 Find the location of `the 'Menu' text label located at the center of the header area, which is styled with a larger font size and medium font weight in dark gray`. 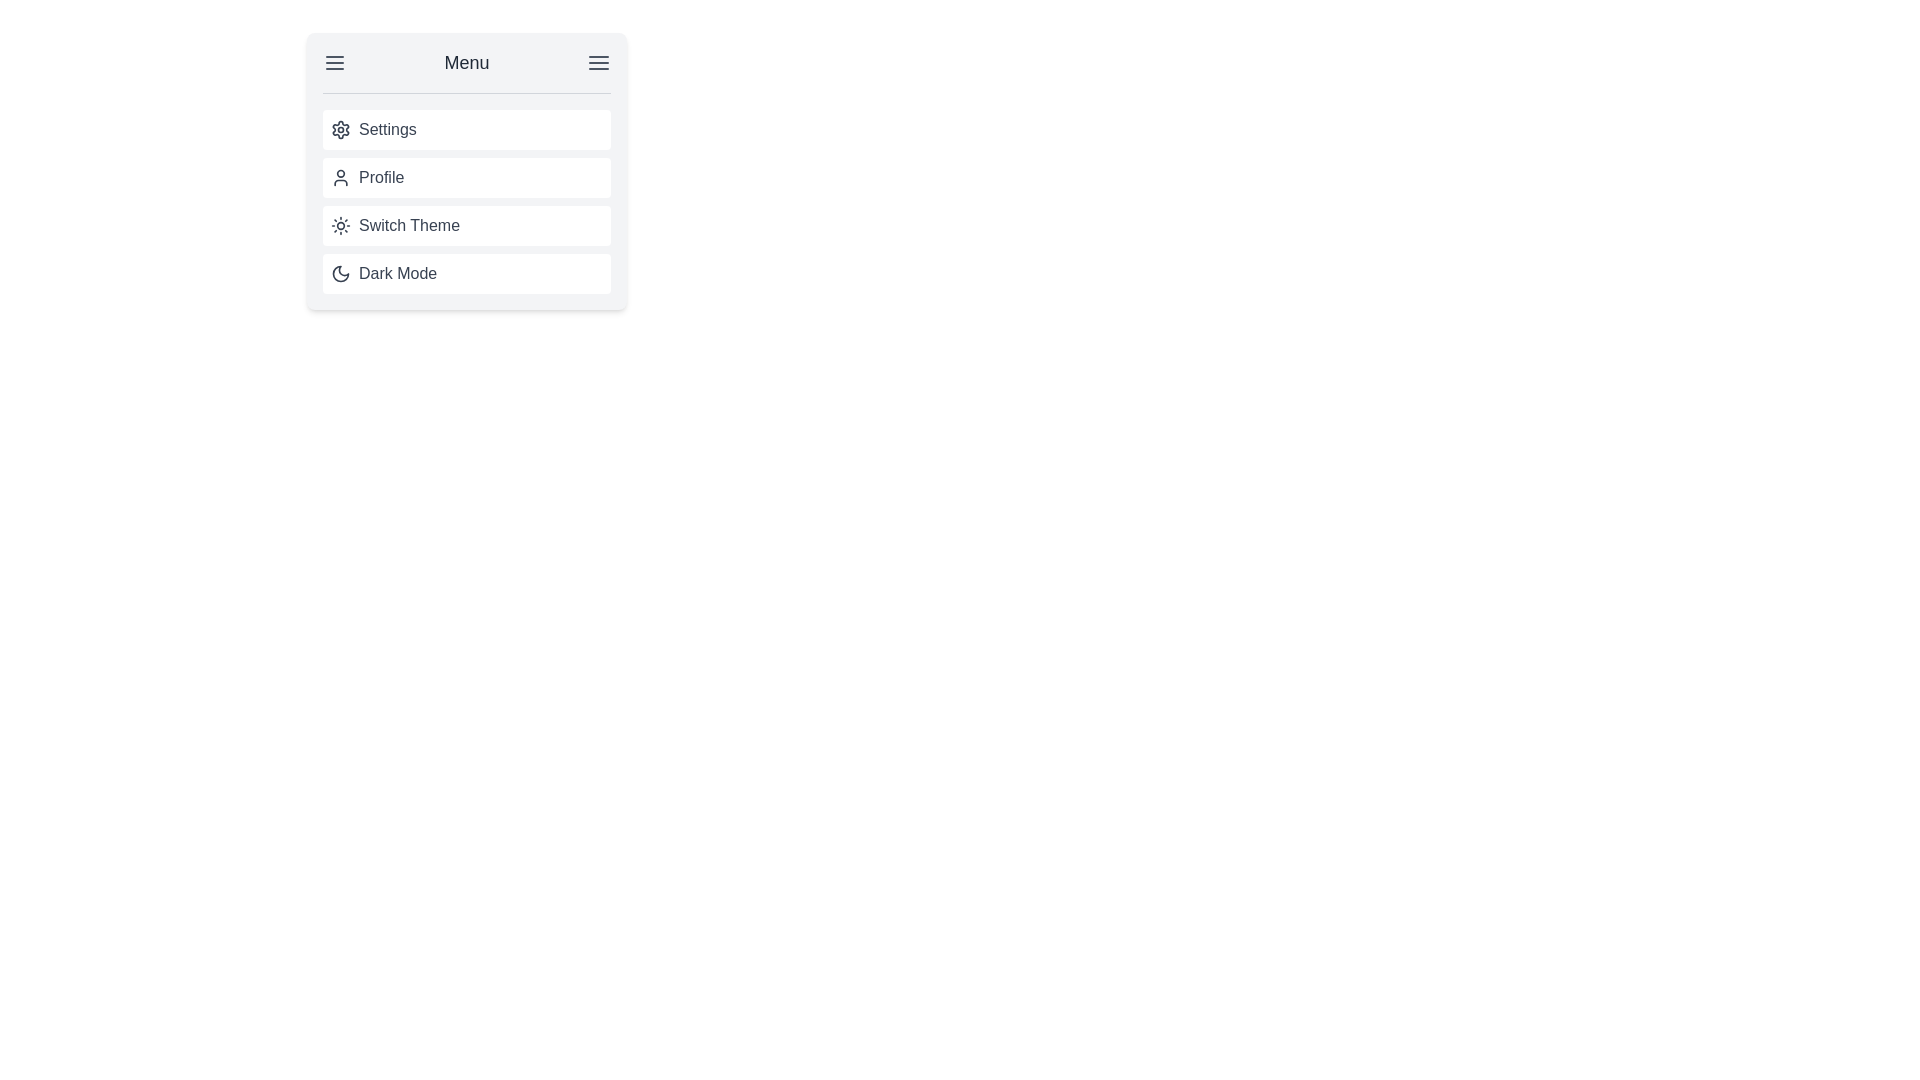

the 'Menu' text label located at the center of the header area, which is styled with a larger font size and medium font weight in dark gray is located at coordinates (465, 61).